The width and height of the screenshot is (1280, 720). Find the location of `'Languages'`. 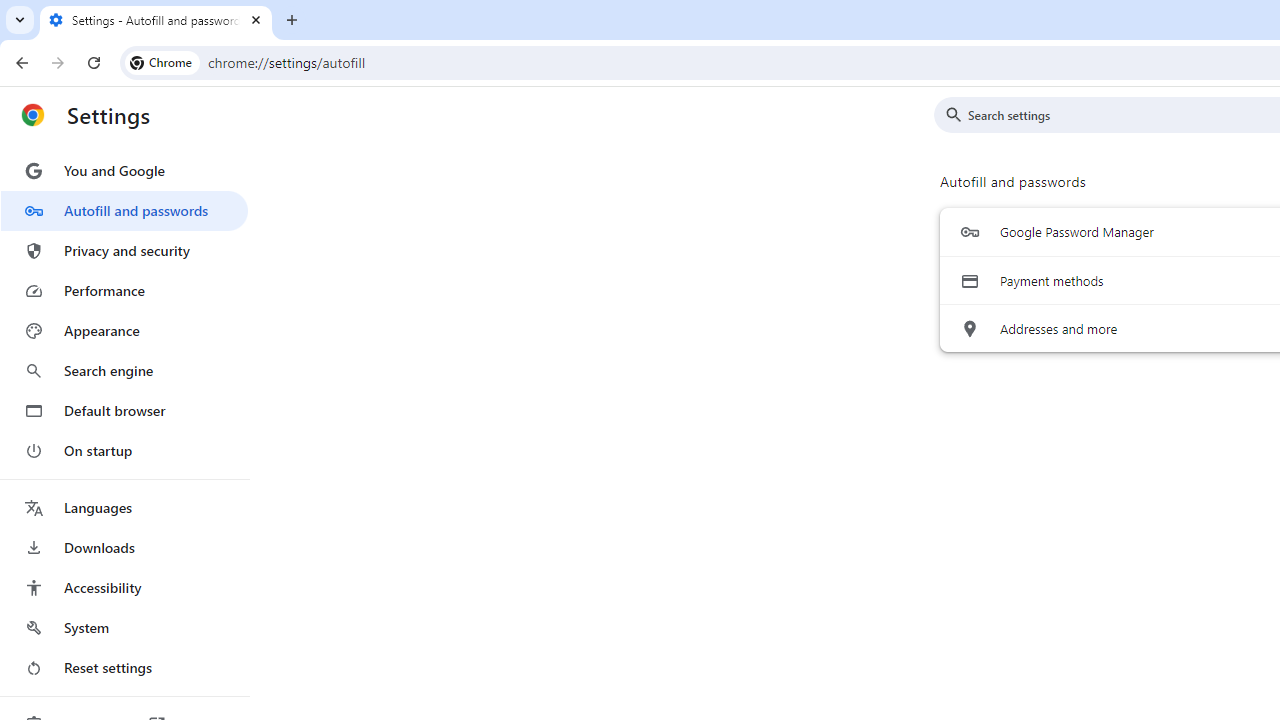

'Languages' is located at coordinates (123, 506).